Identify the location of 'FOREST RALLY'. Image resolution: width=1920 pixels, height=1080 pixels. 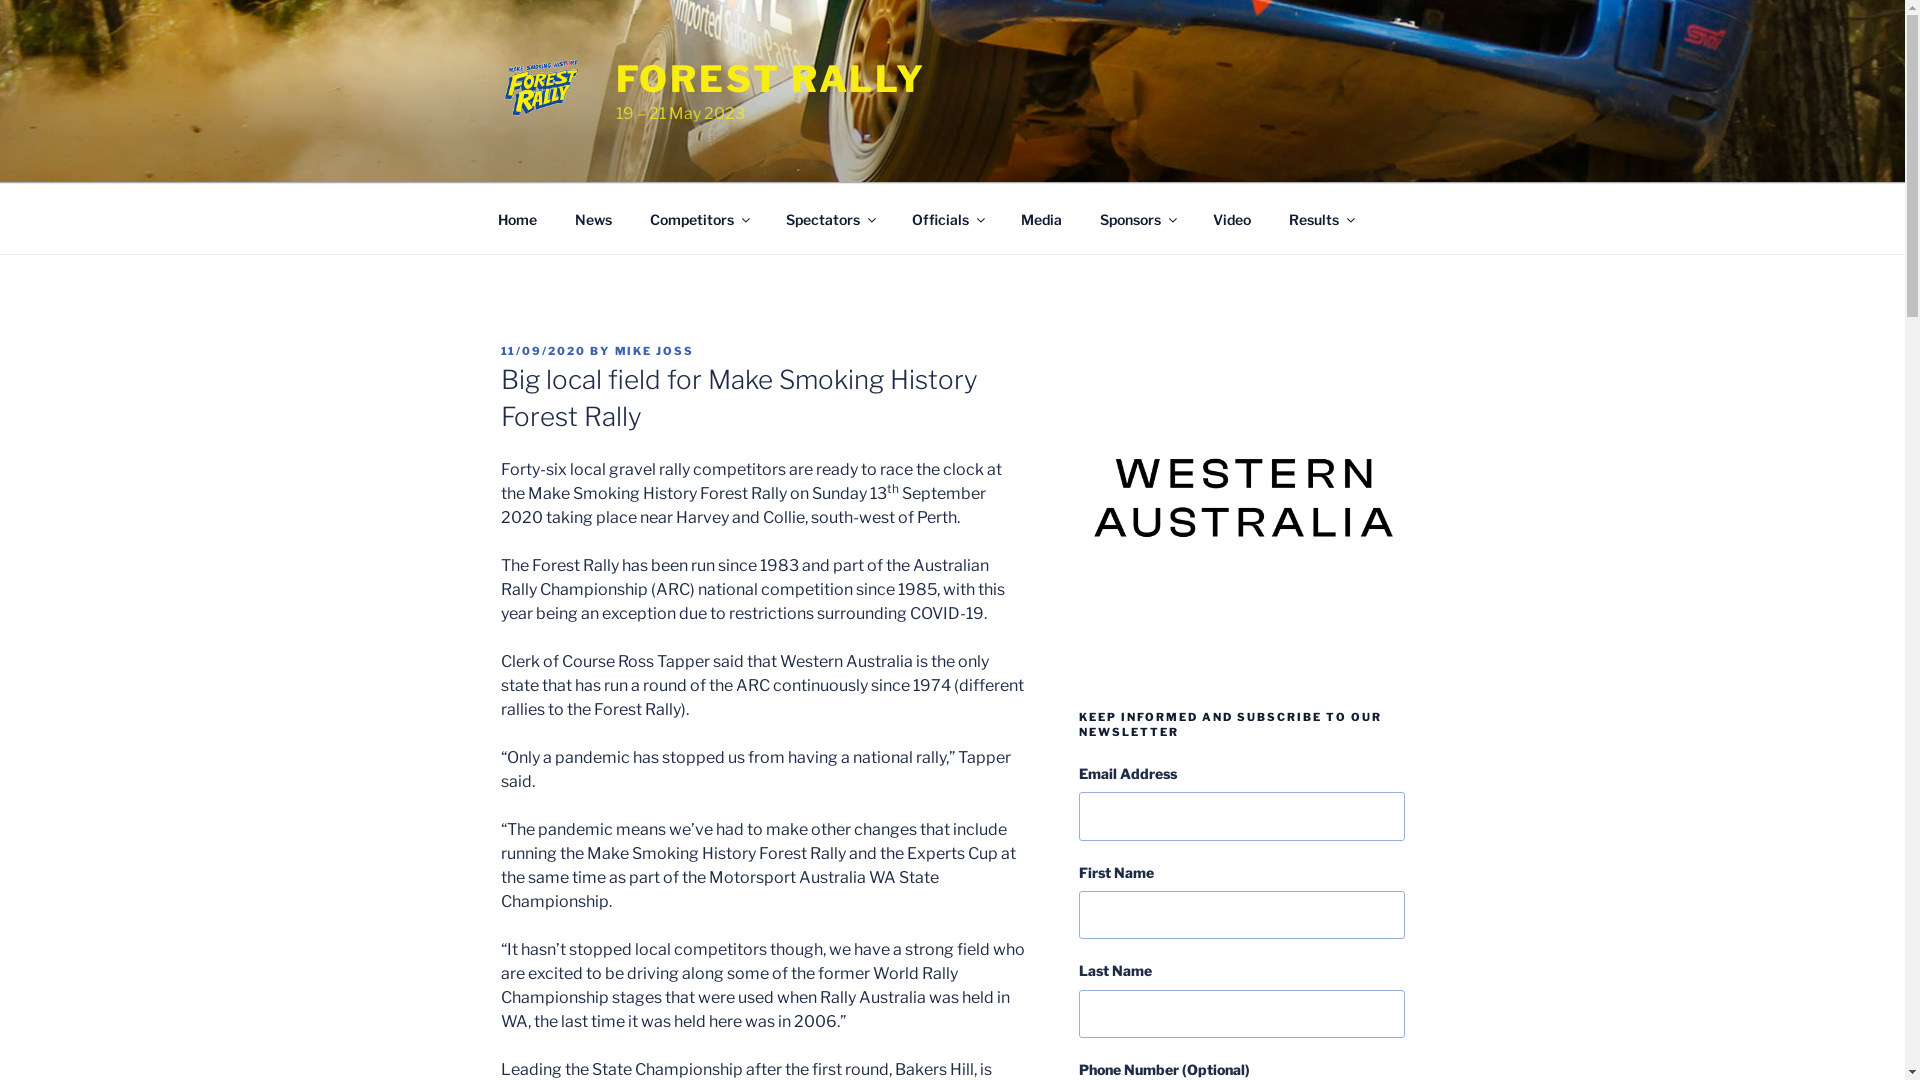
(770, 77).